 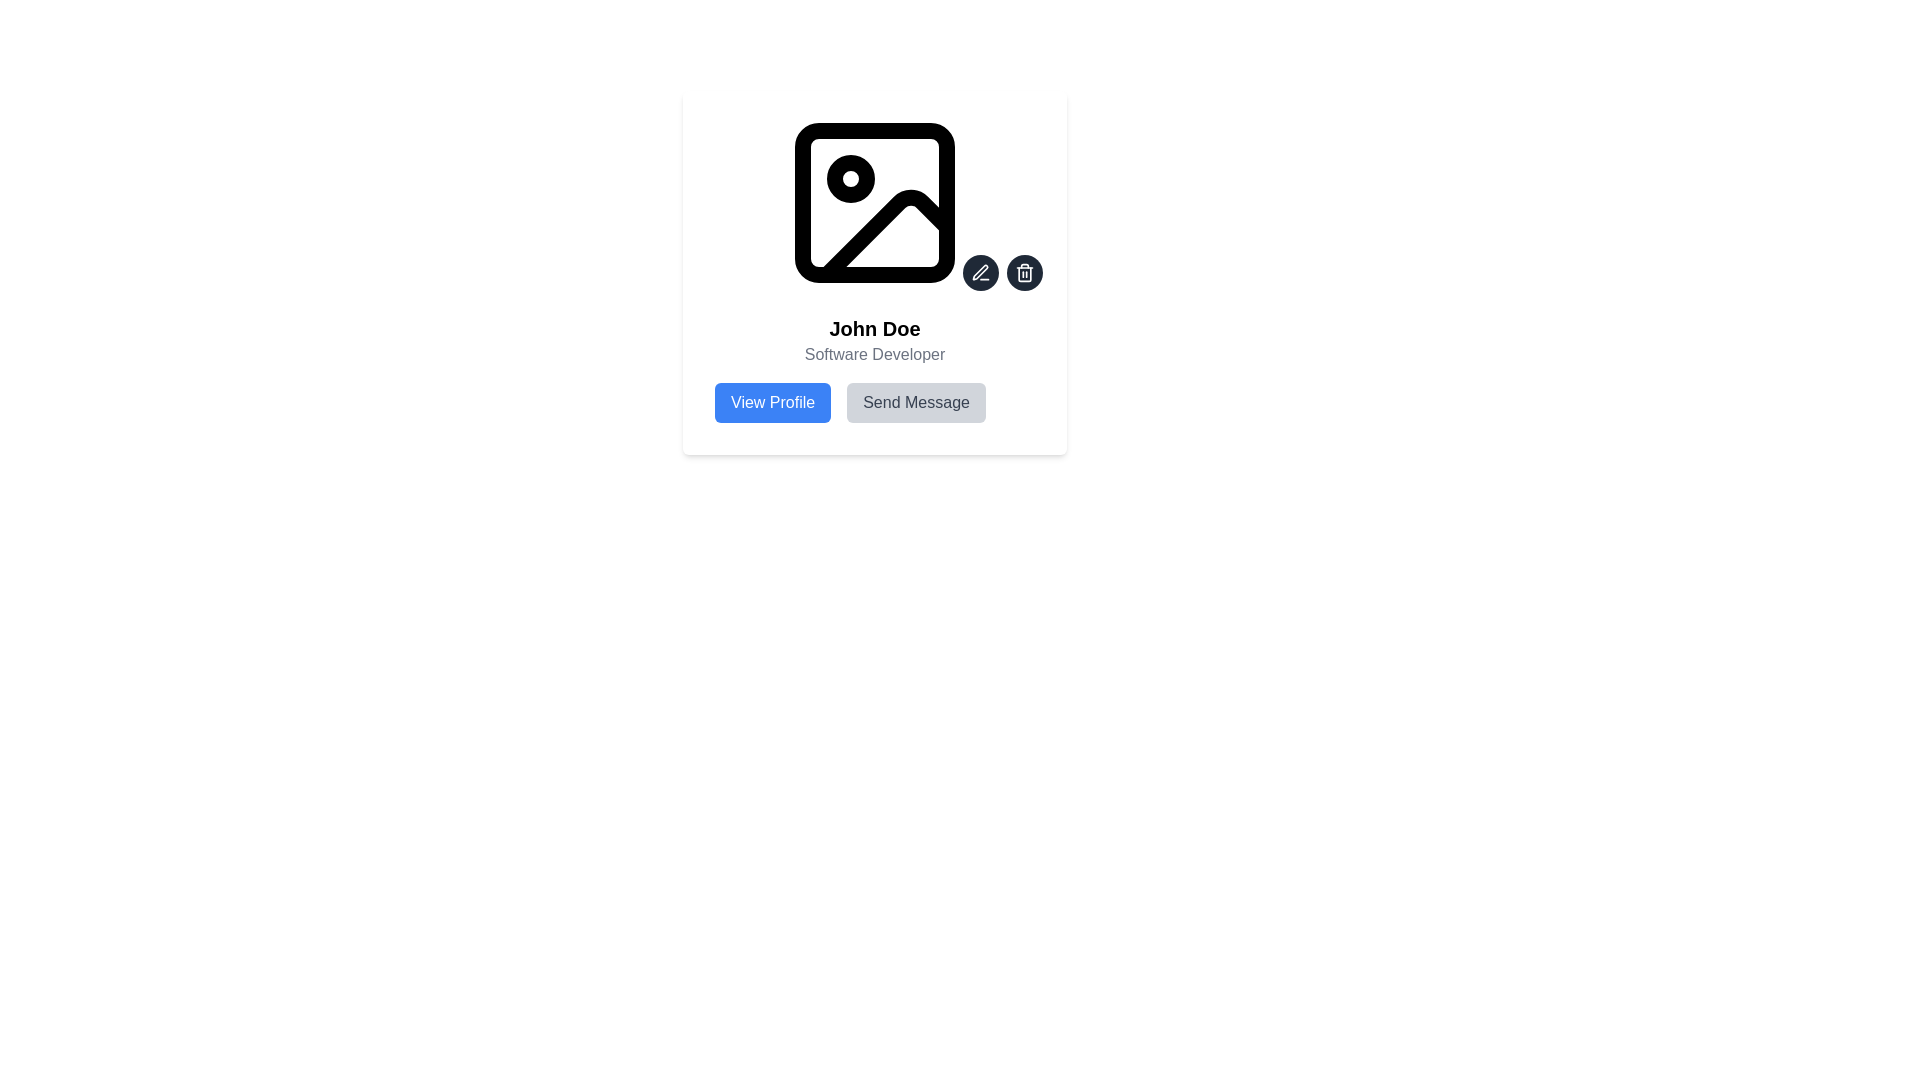 I want to click on the profile view button located directly below the user profile picture and name section to visualize the hover effect, so click(x=772, y=402).